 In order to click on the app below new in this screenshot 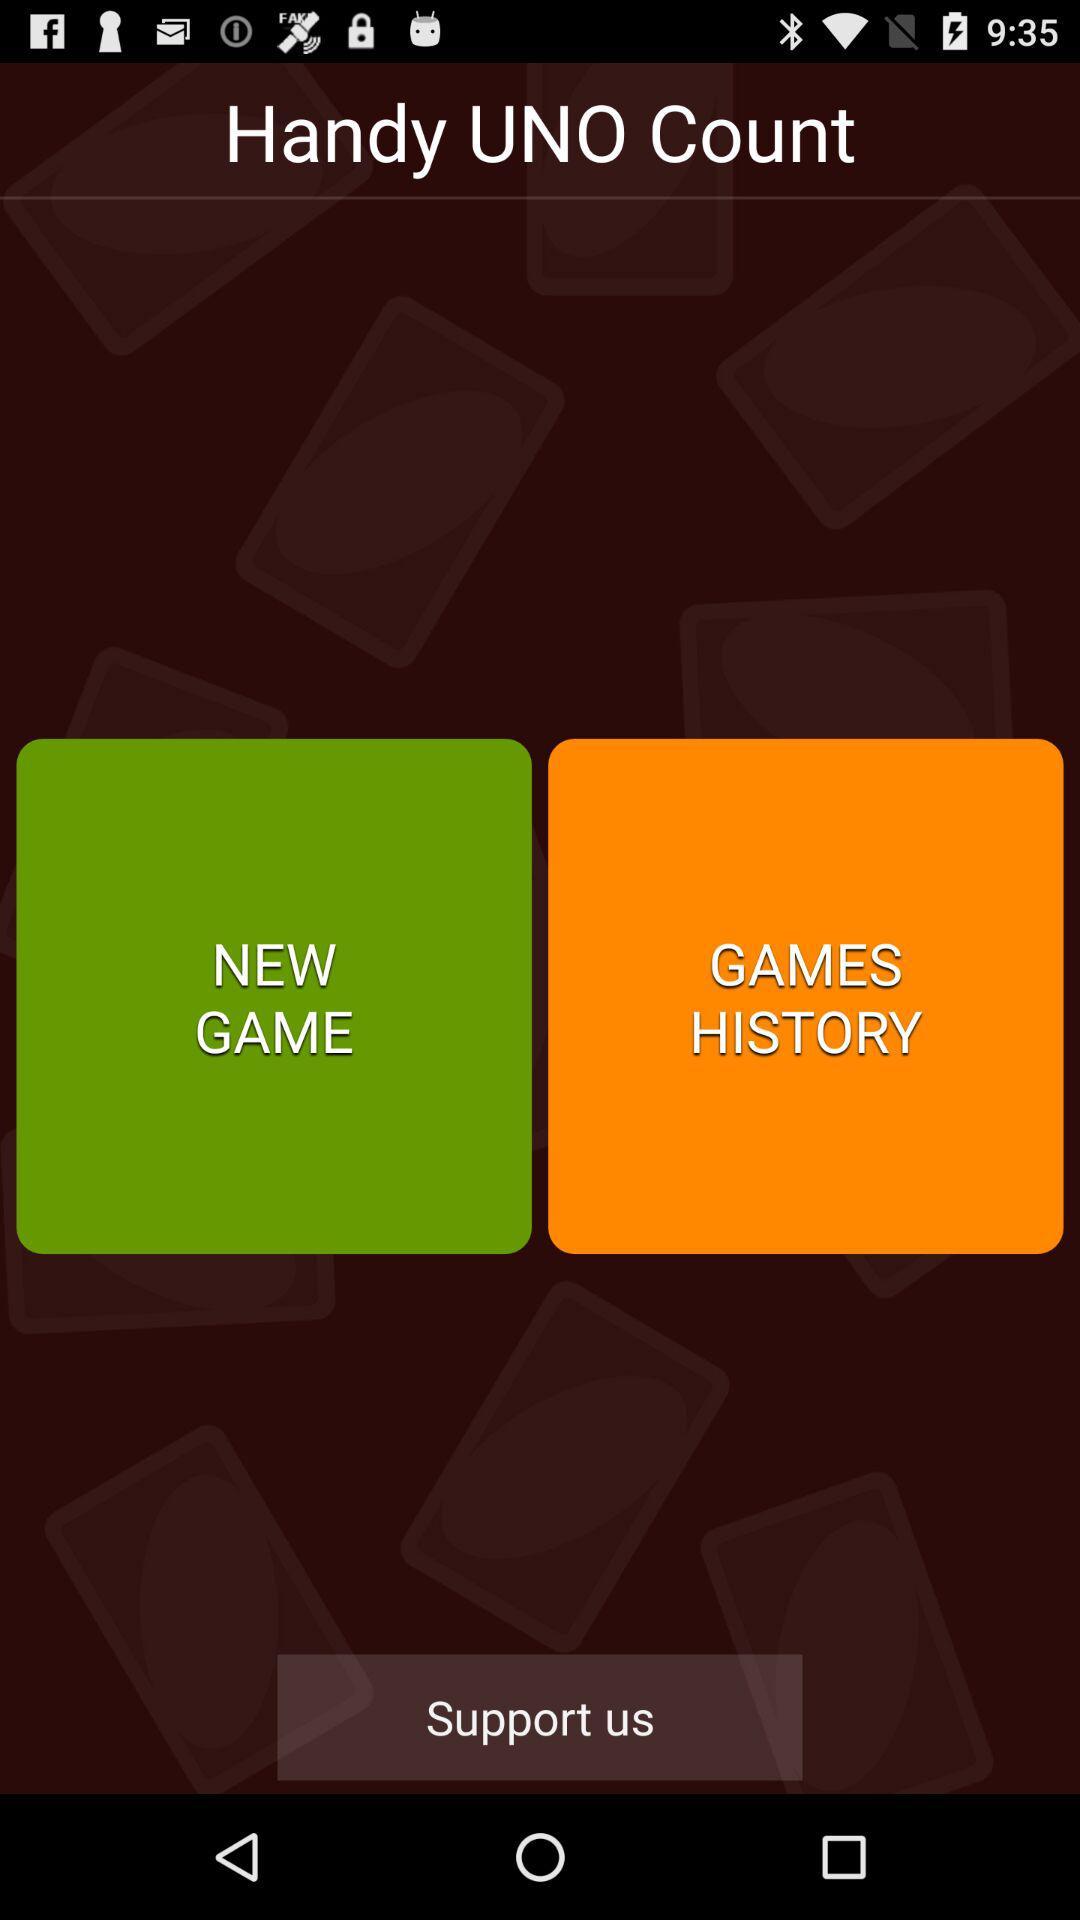, I will do `click(540, 1716)`.